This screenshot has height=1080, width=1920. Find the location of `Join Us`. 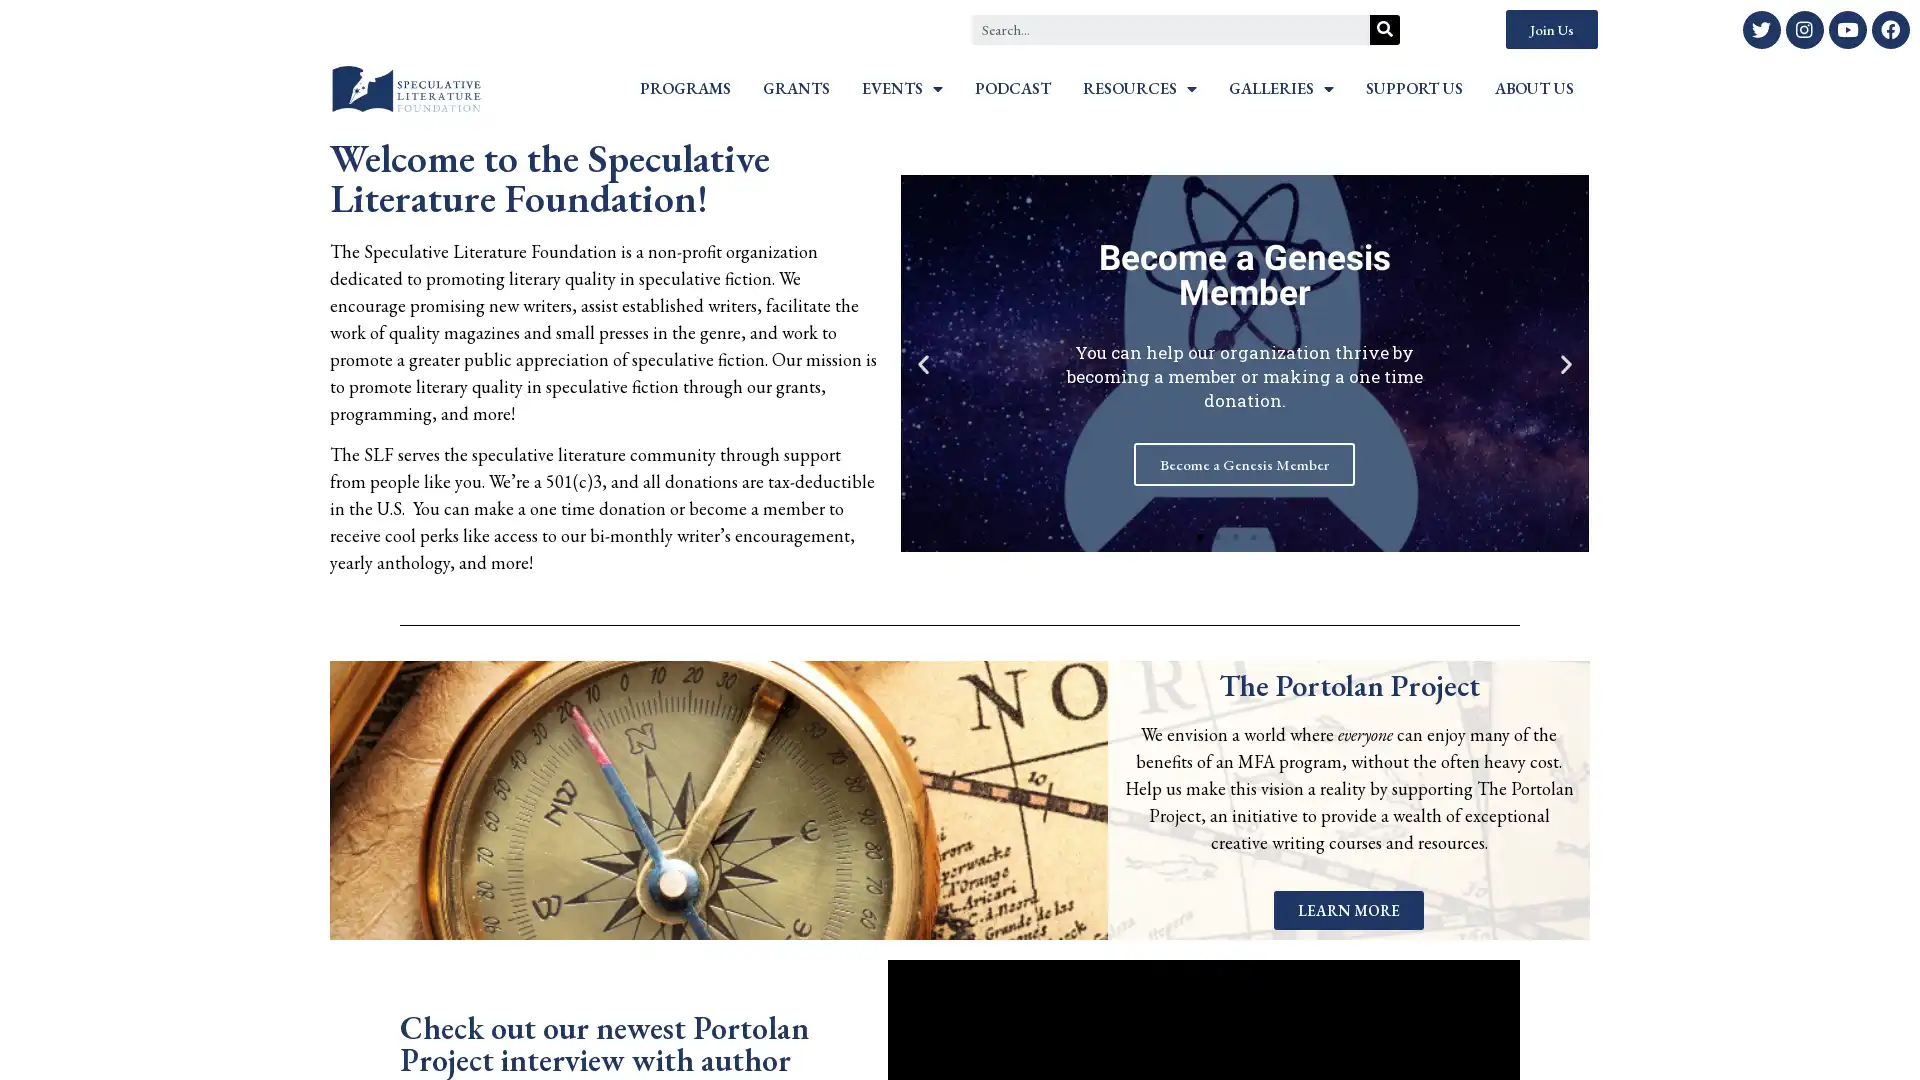

Join Us is located at coordinates (1550, 29).